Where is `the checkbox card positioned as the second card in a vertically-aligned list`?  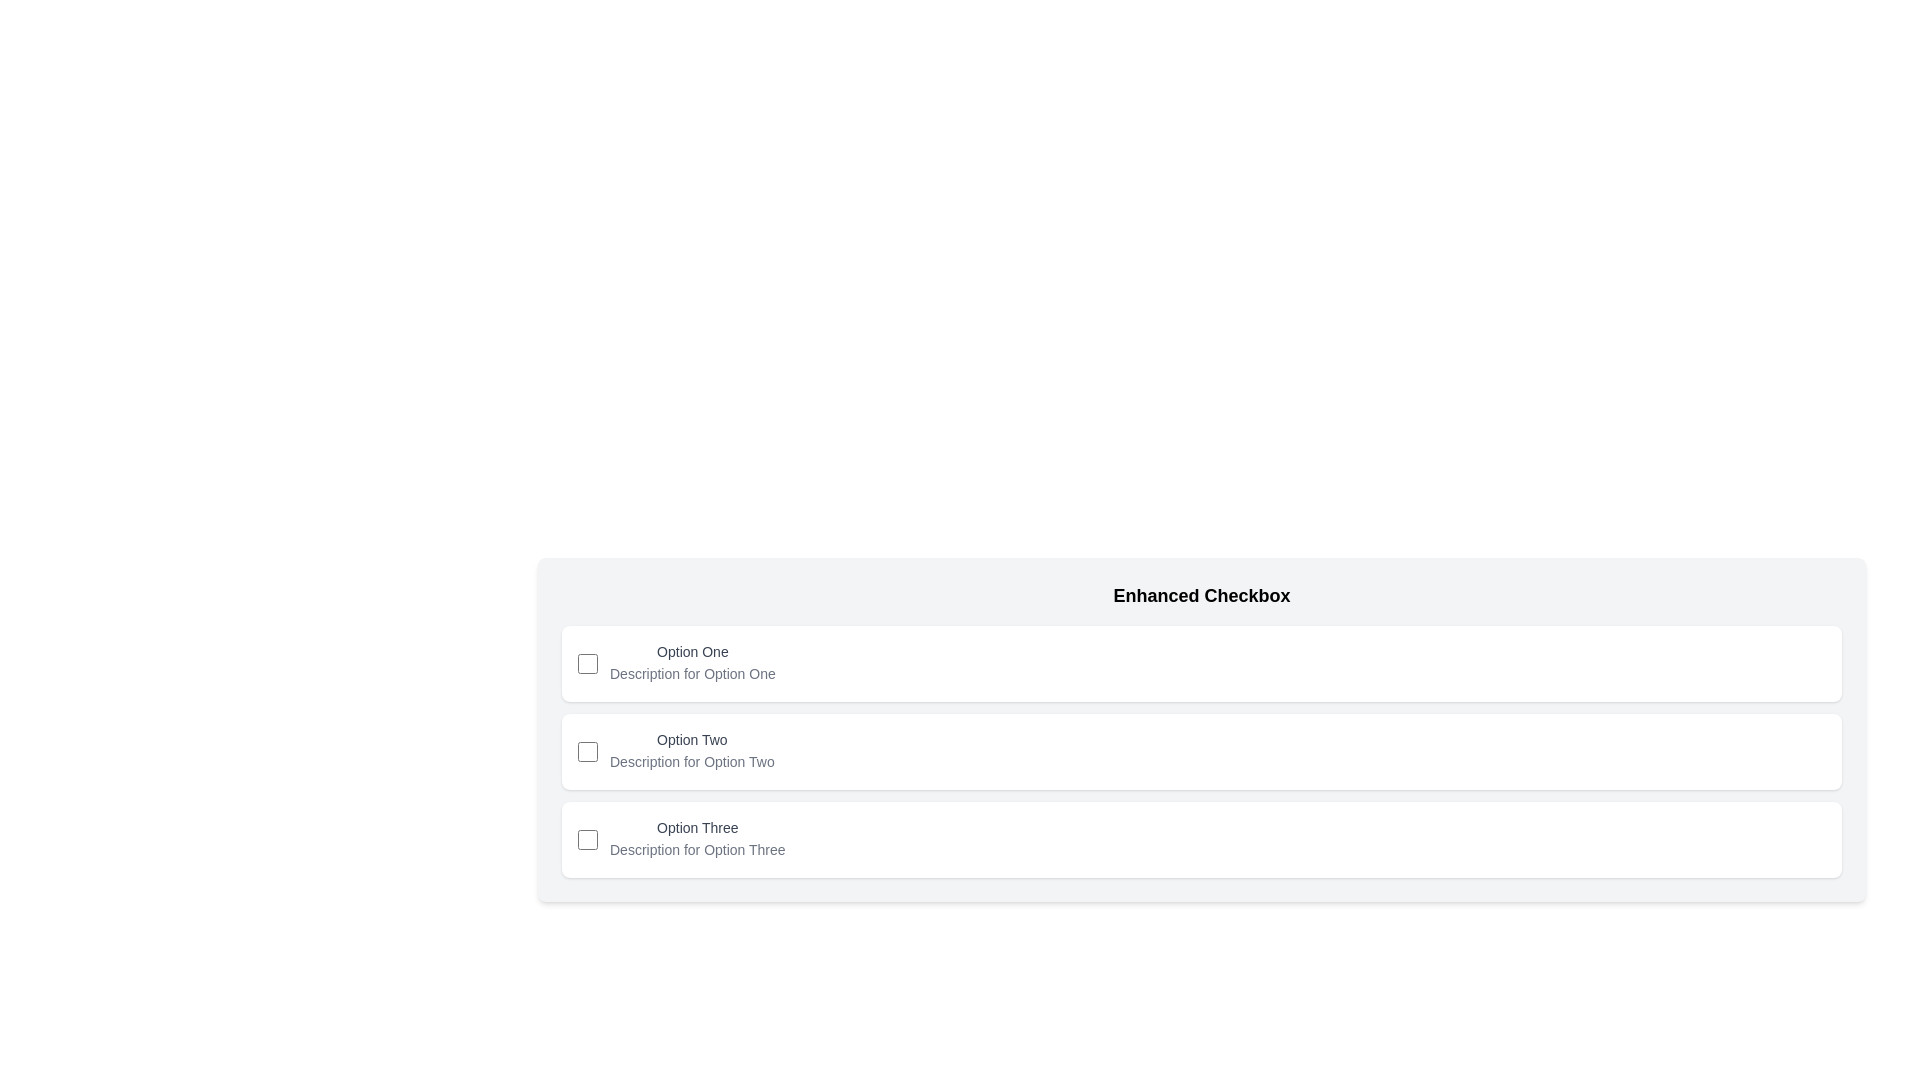
the checkbox card positioned as the second card in a vertically-aligned list is located at coordinates (1200, 752).